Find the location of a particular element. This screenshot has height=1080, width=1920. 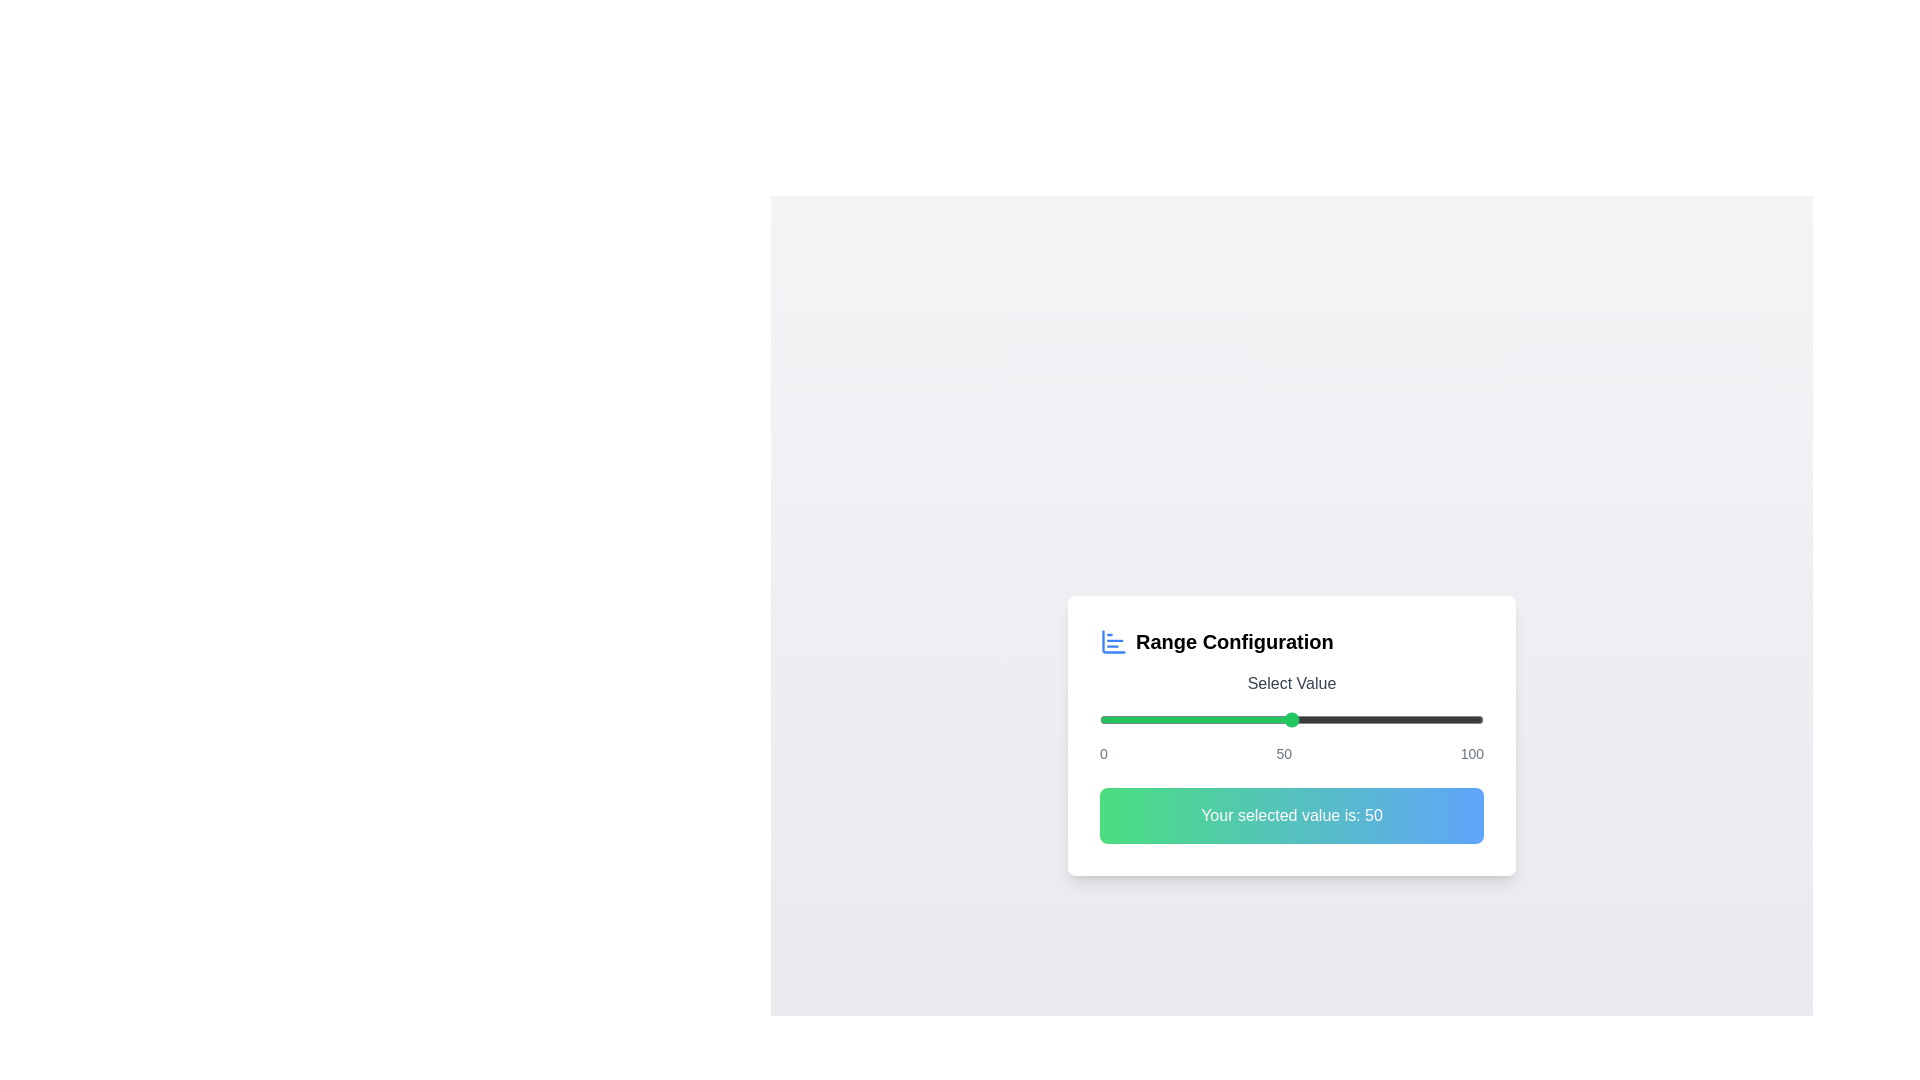

the slider to set the value to 68 is located at coordinates (1360, 720).